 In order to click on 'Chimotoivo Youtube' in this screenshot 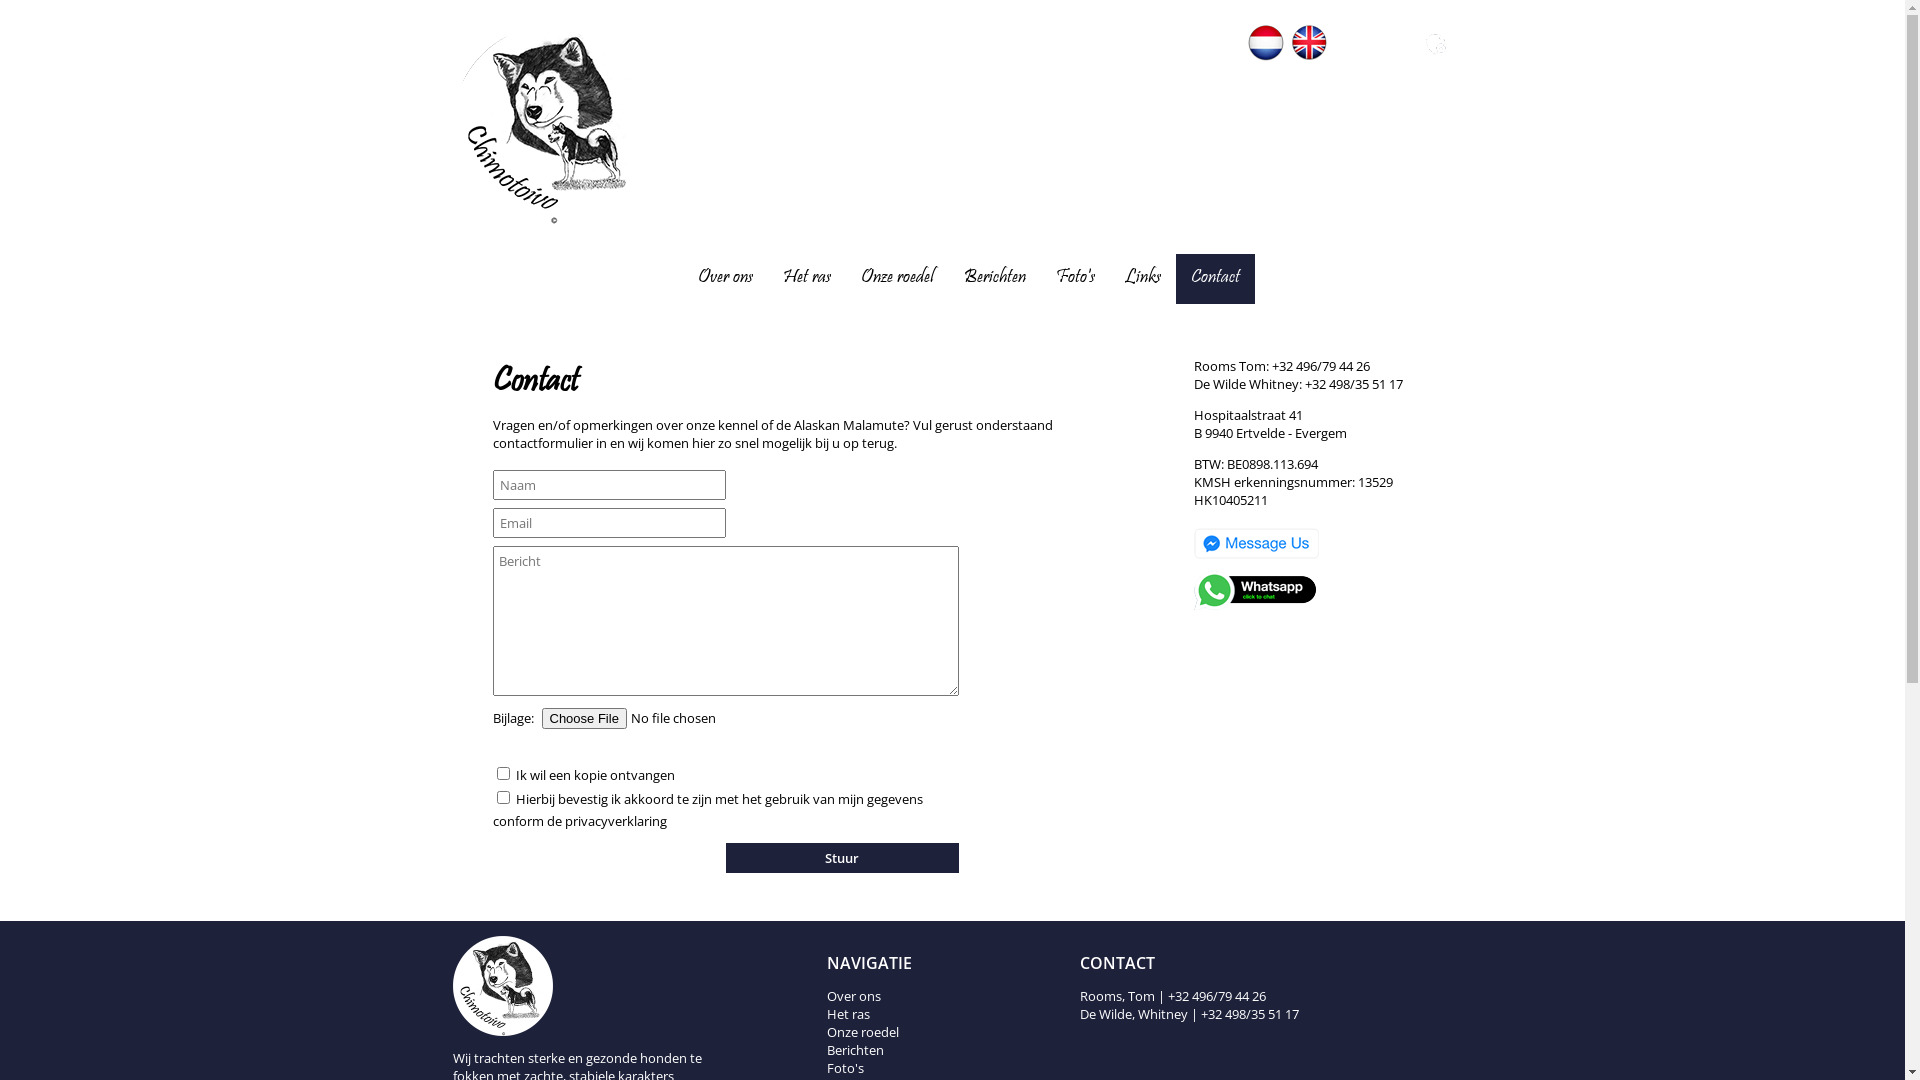, I will do `click(1391, 55)`.